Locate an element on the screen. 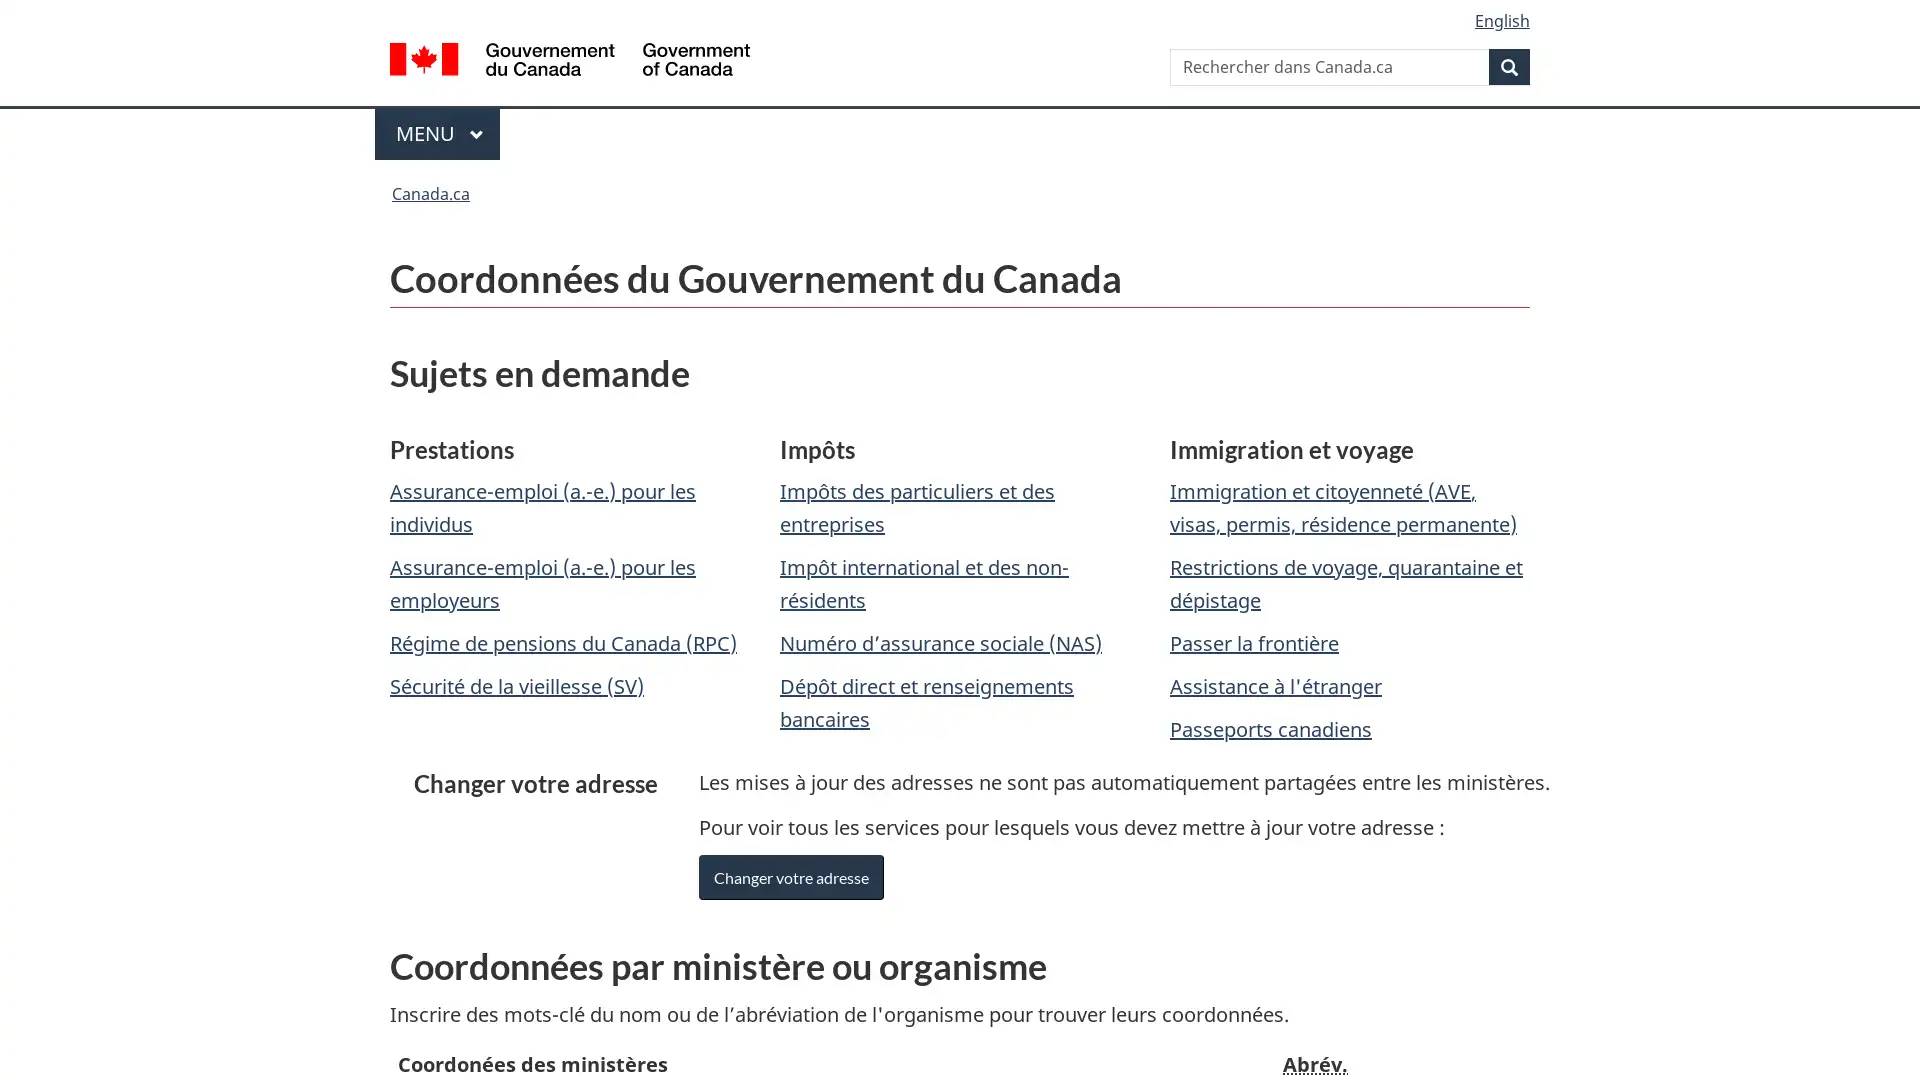 The image size is (1920, 1080). Recherche is located at coordinates (1509, 65).